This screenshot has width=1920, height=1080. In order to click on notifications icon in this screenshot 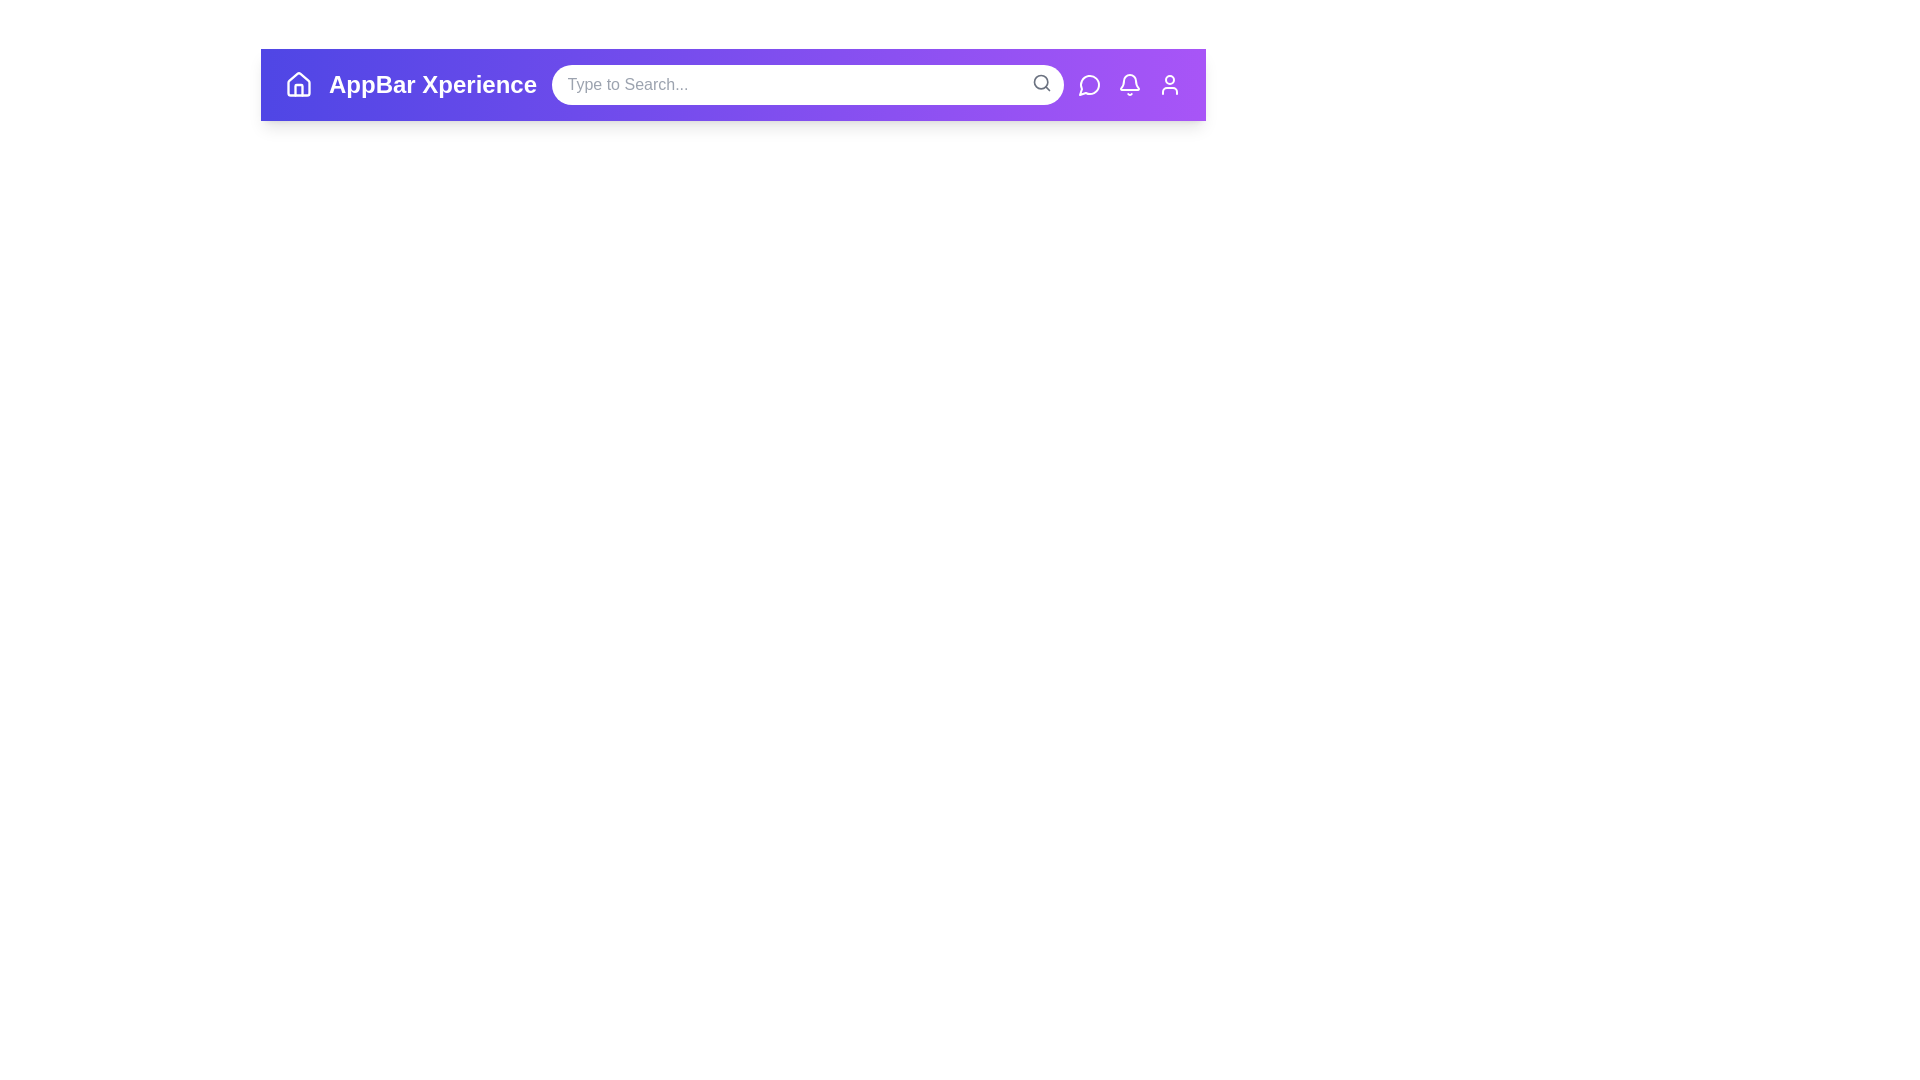, I will do `click(1129, 83)`.